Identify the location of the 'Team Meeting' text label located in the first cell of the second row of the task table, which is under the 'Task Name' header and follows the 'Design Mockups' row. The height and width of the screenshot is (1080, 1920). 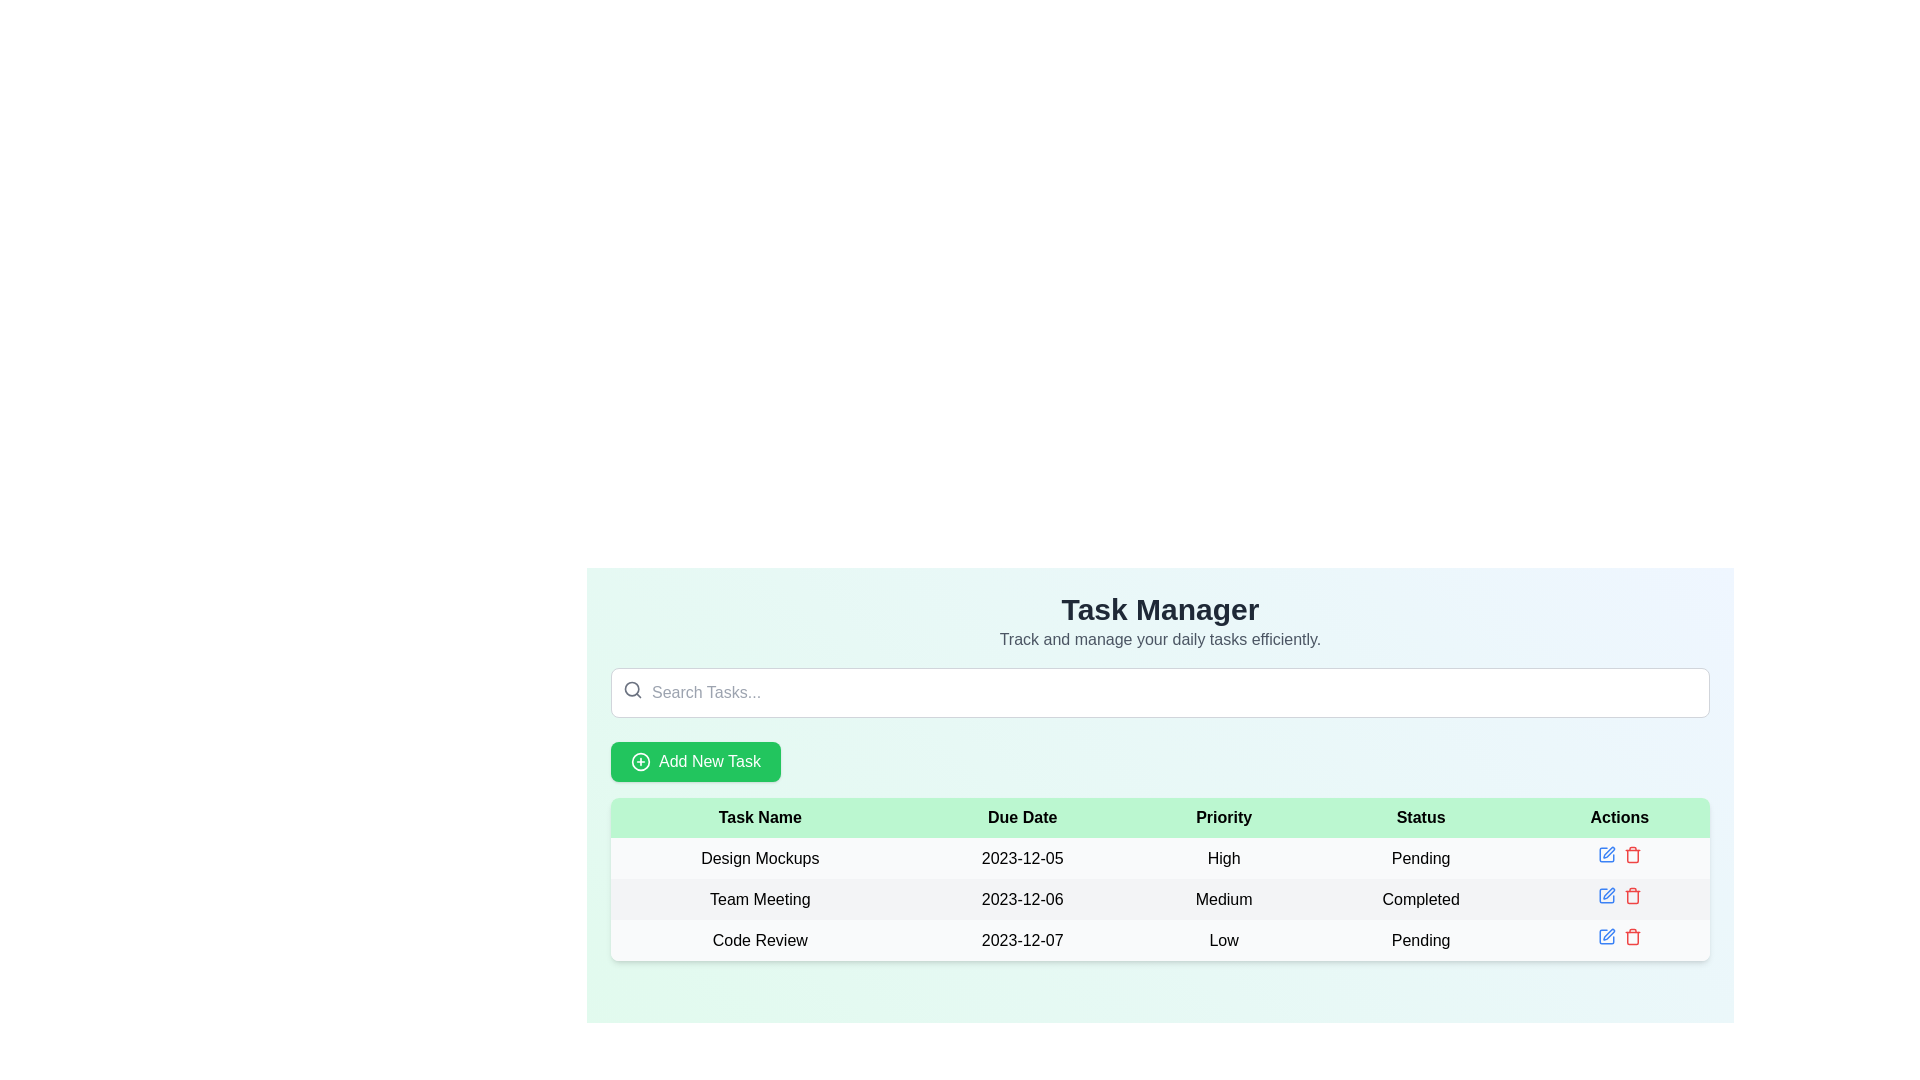
(759, 898).